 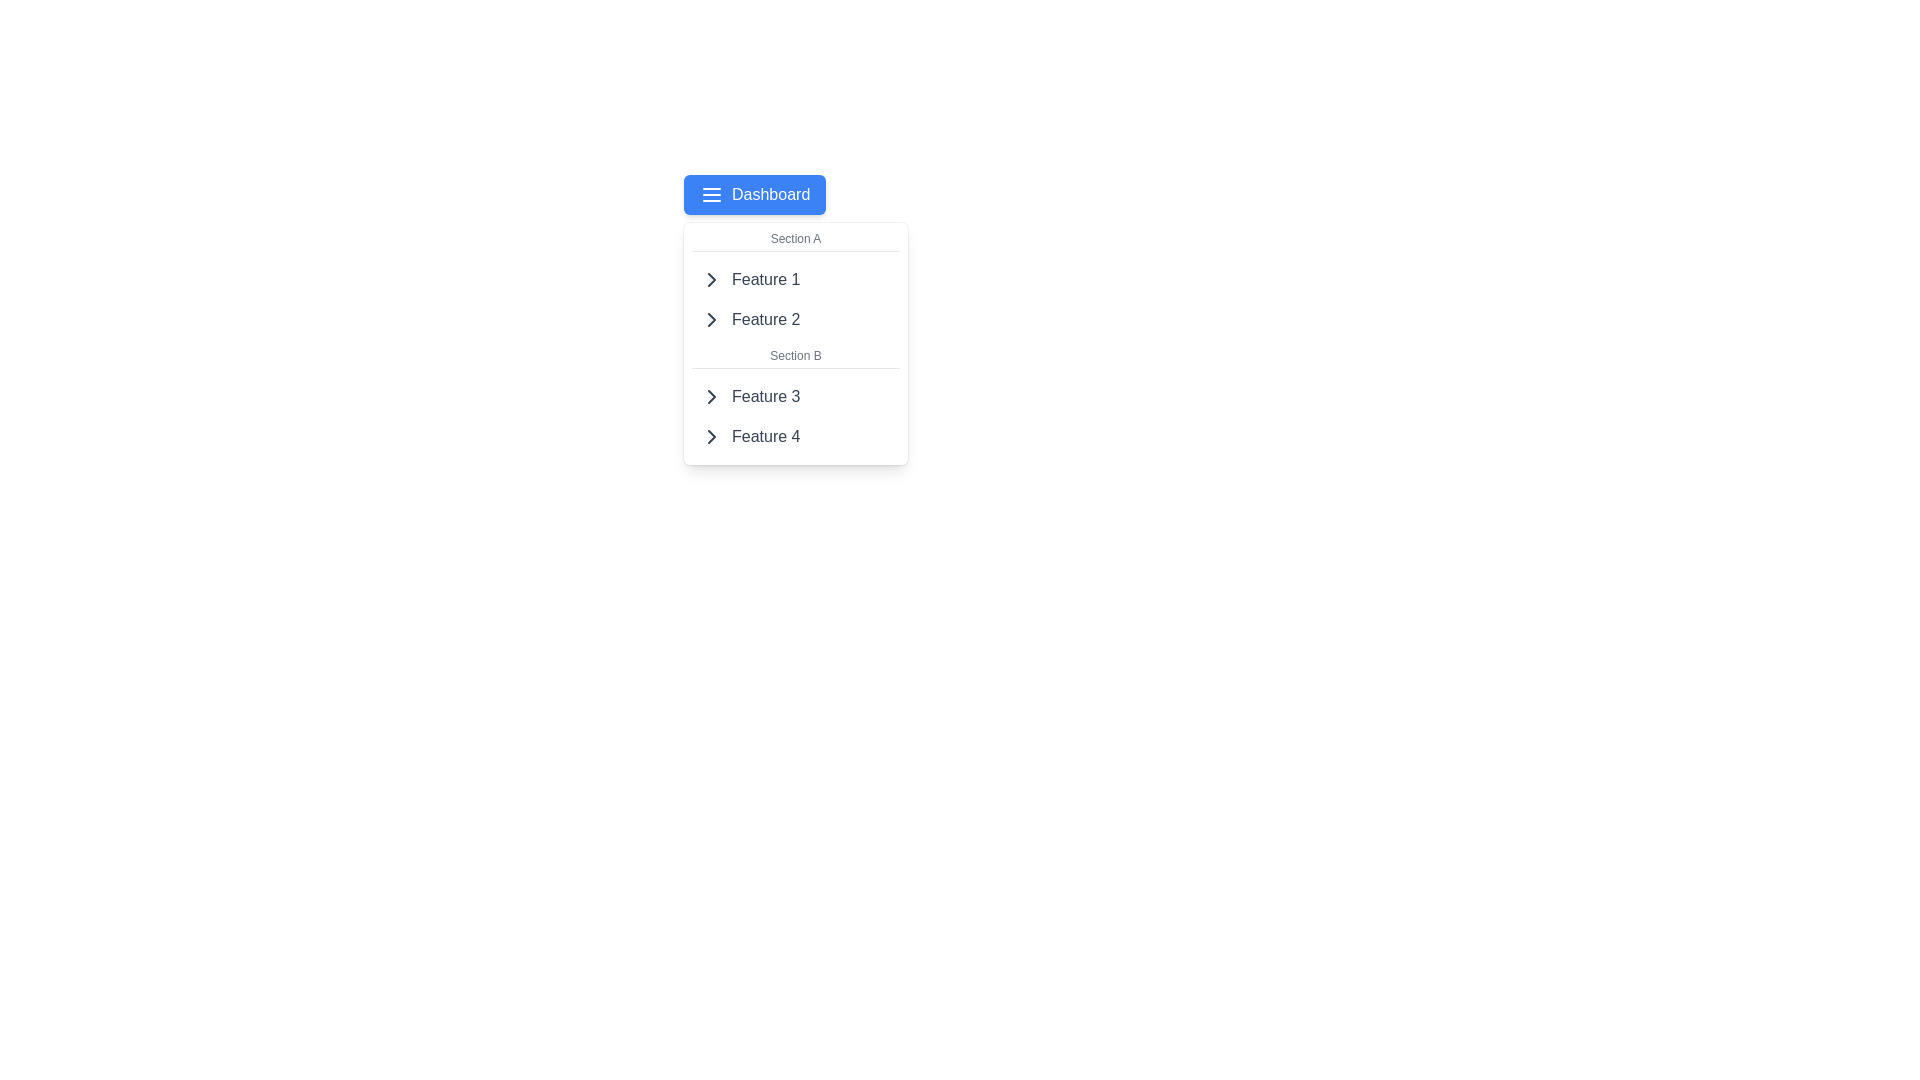 I want to click on the first menu item located under 'Section A', so click(x=795, y=280).